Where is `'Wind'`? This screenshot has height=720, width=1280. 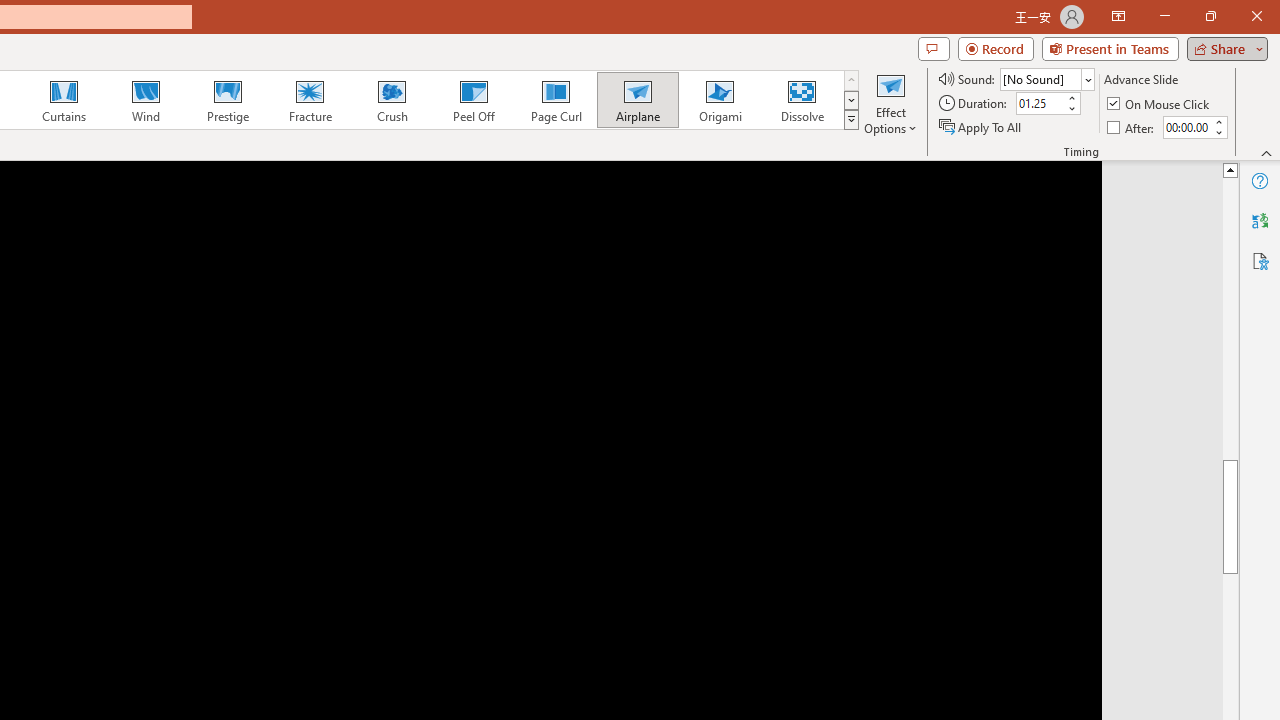 'Wind' is located at coordinates (144, 100).